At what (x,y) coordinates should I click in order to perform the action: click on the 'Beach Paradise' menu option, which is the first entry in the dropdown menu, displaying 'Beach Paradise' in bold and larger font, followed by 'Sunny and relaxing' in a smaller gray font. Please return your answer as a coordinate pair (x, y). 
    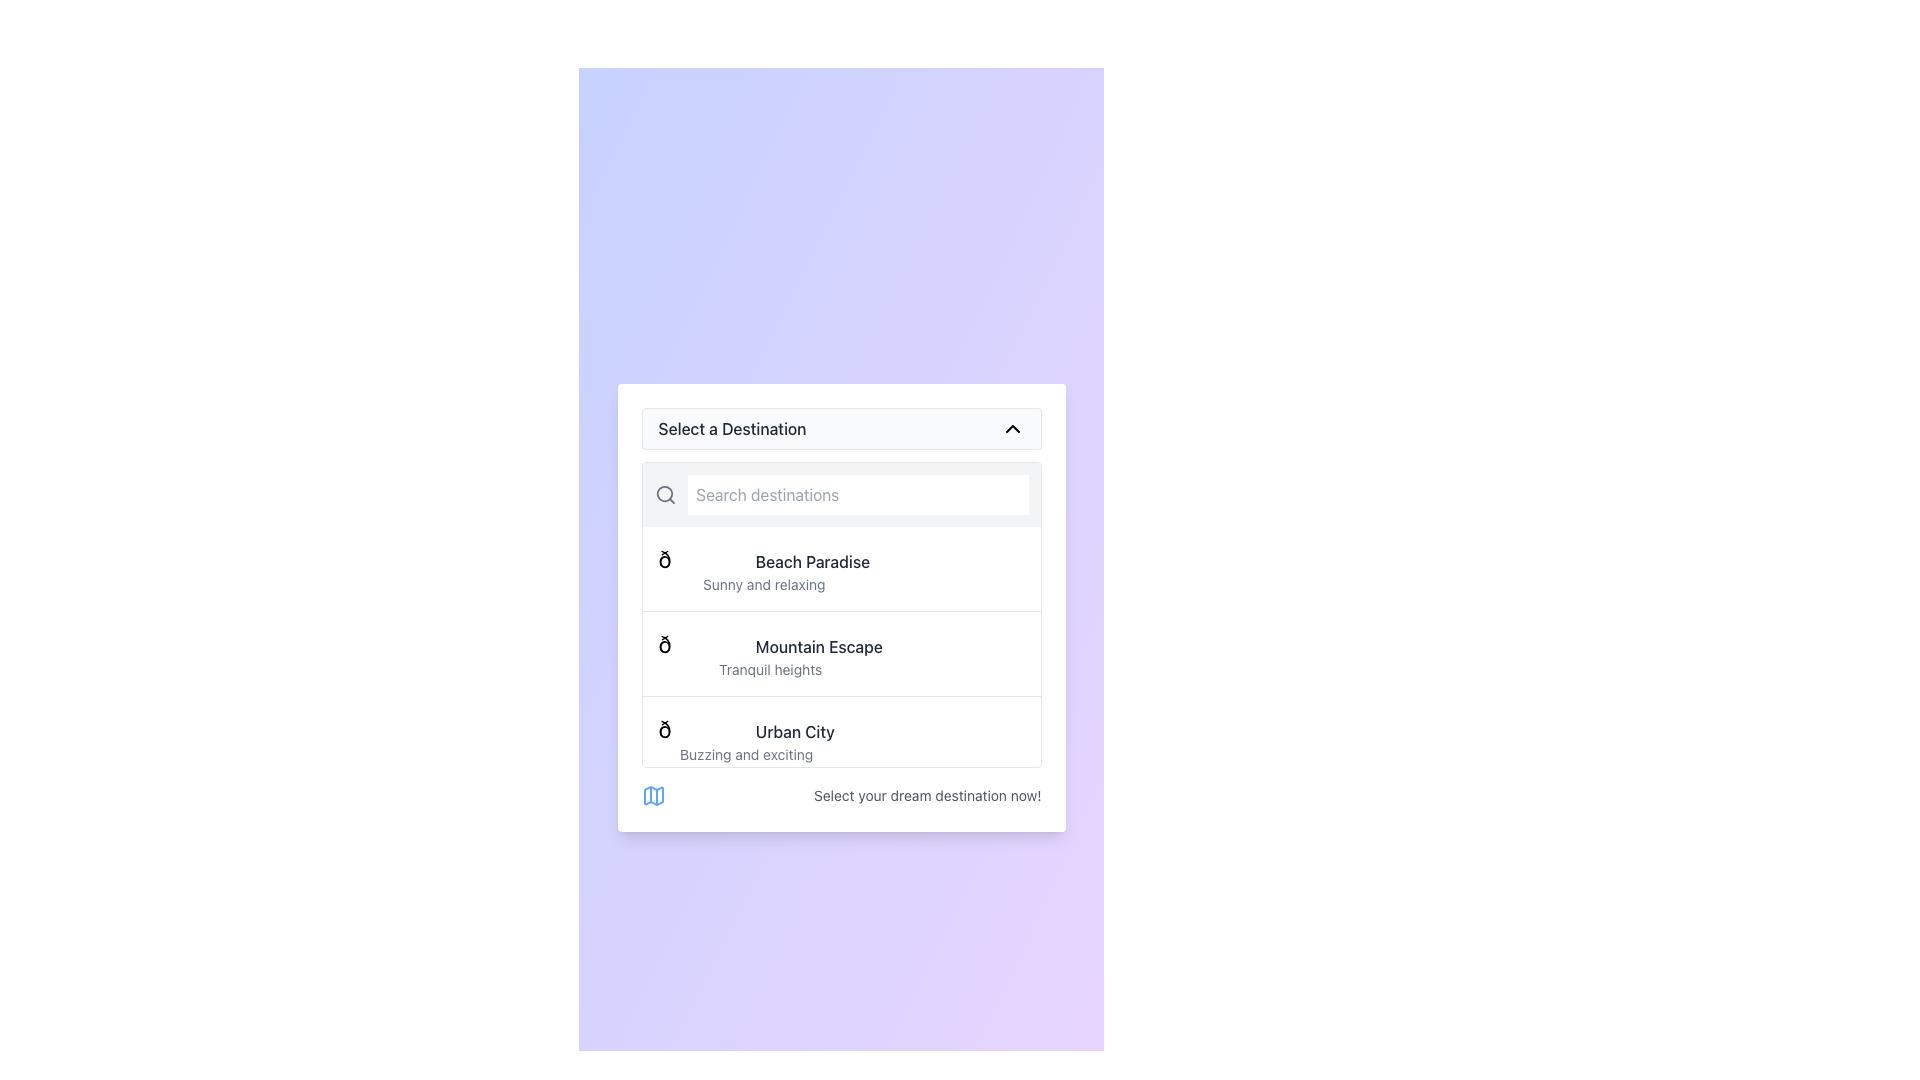
    Looking at the image, I should click on (763, 569).